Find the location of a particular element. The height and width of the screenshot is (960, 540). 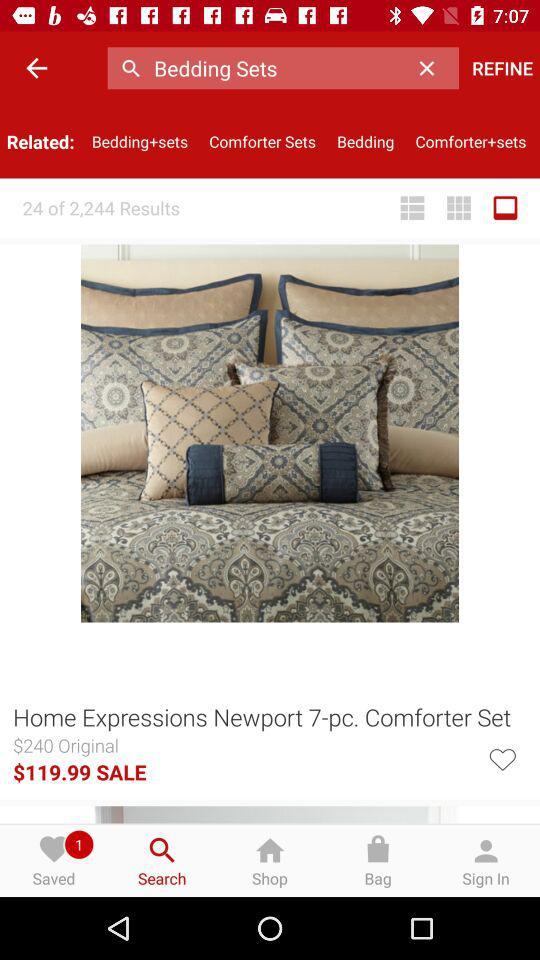

refine icon is located at coordinates (501, 68).